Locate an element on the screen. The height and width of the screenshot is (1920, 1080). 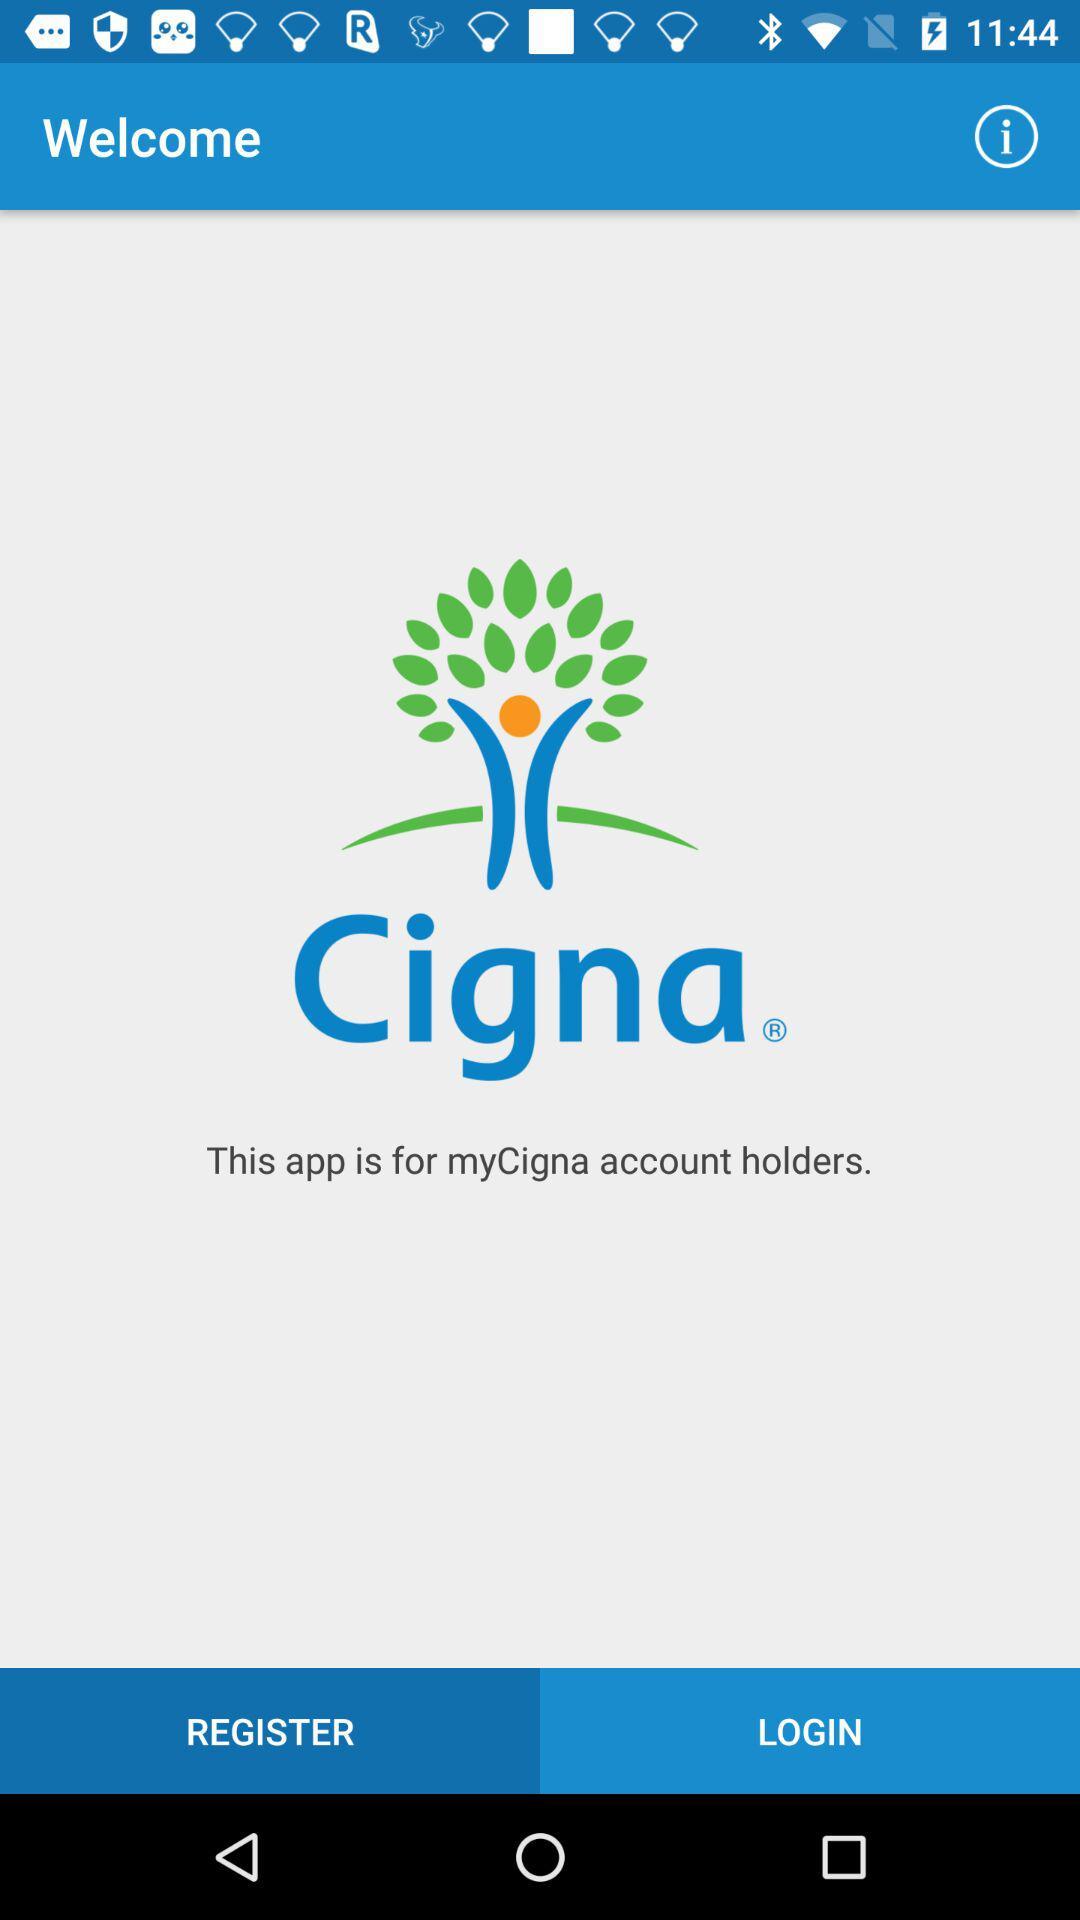
icon next to the login is located at coordinates (270, 1730).